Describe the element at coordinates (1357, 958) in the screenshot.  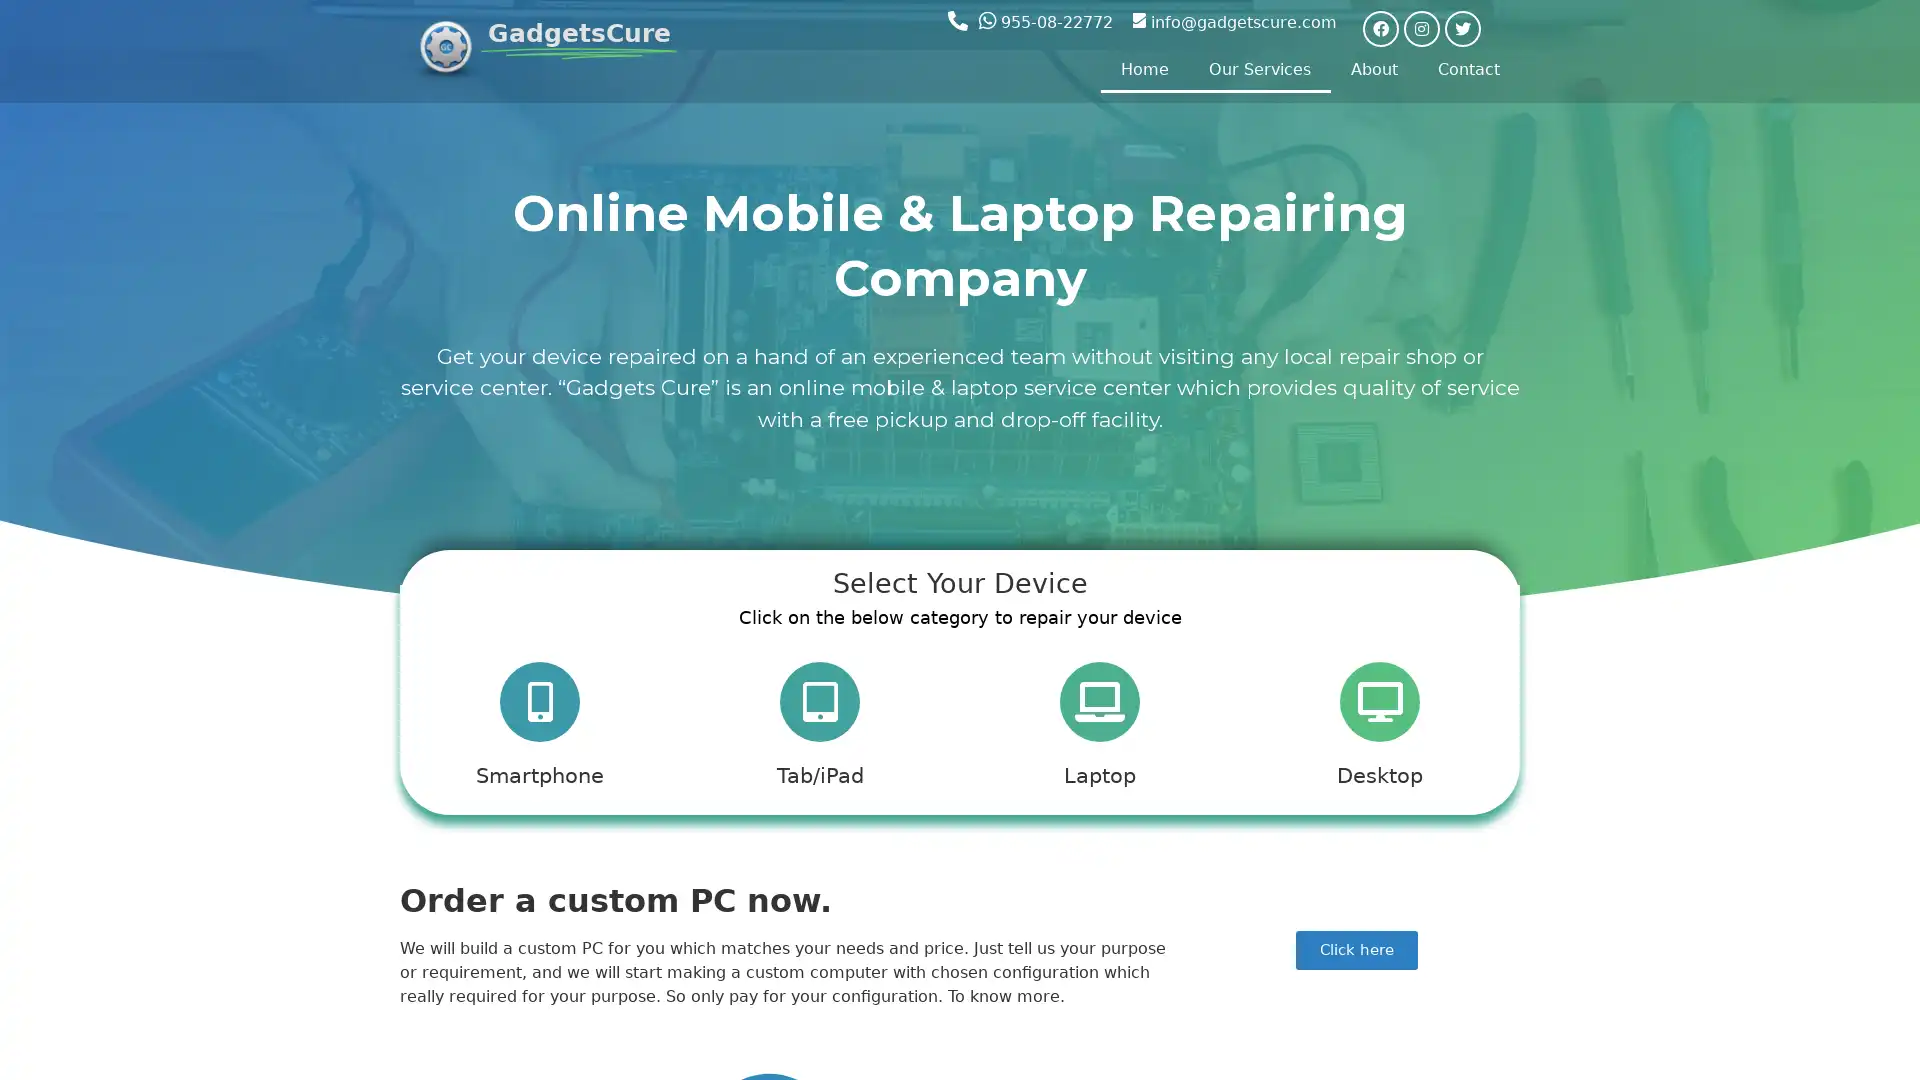
I see `Click here` at that location.